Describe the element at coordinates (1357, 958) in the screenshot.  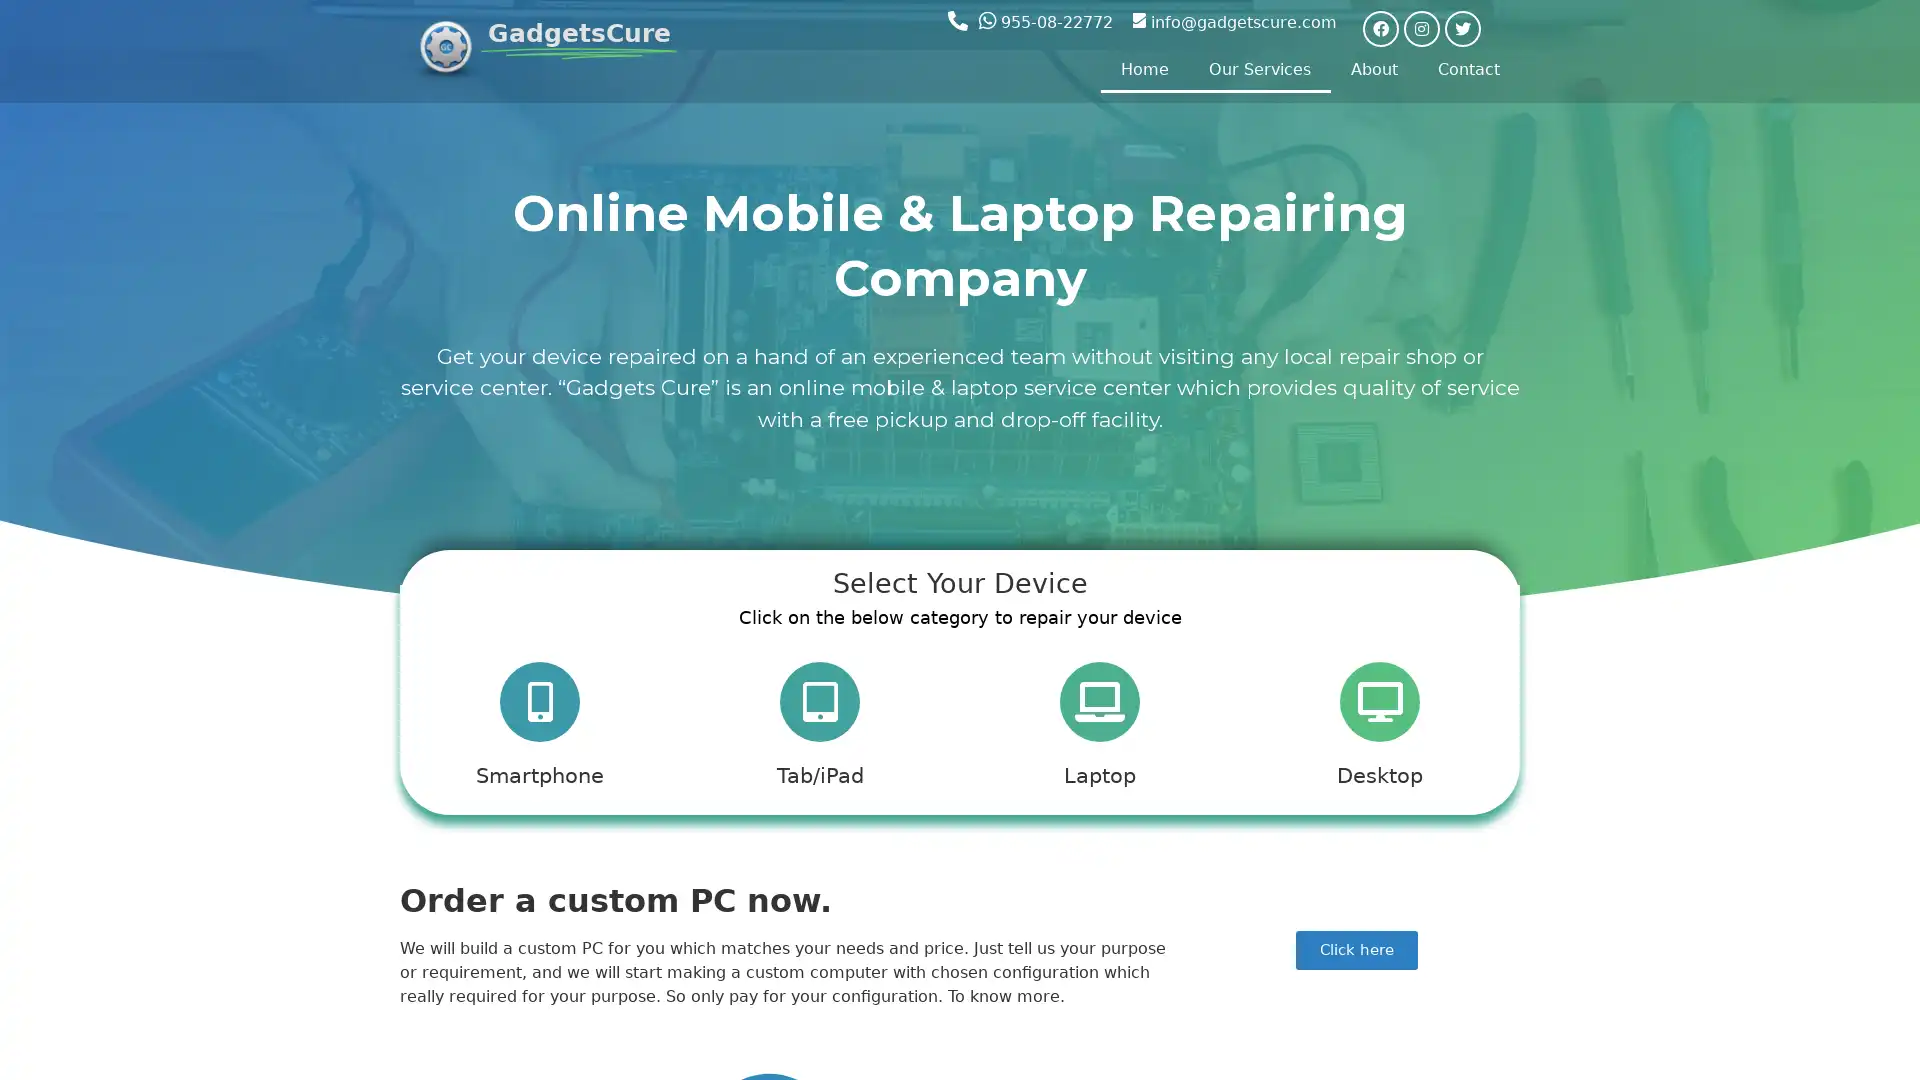
I see `Click here` at that location.